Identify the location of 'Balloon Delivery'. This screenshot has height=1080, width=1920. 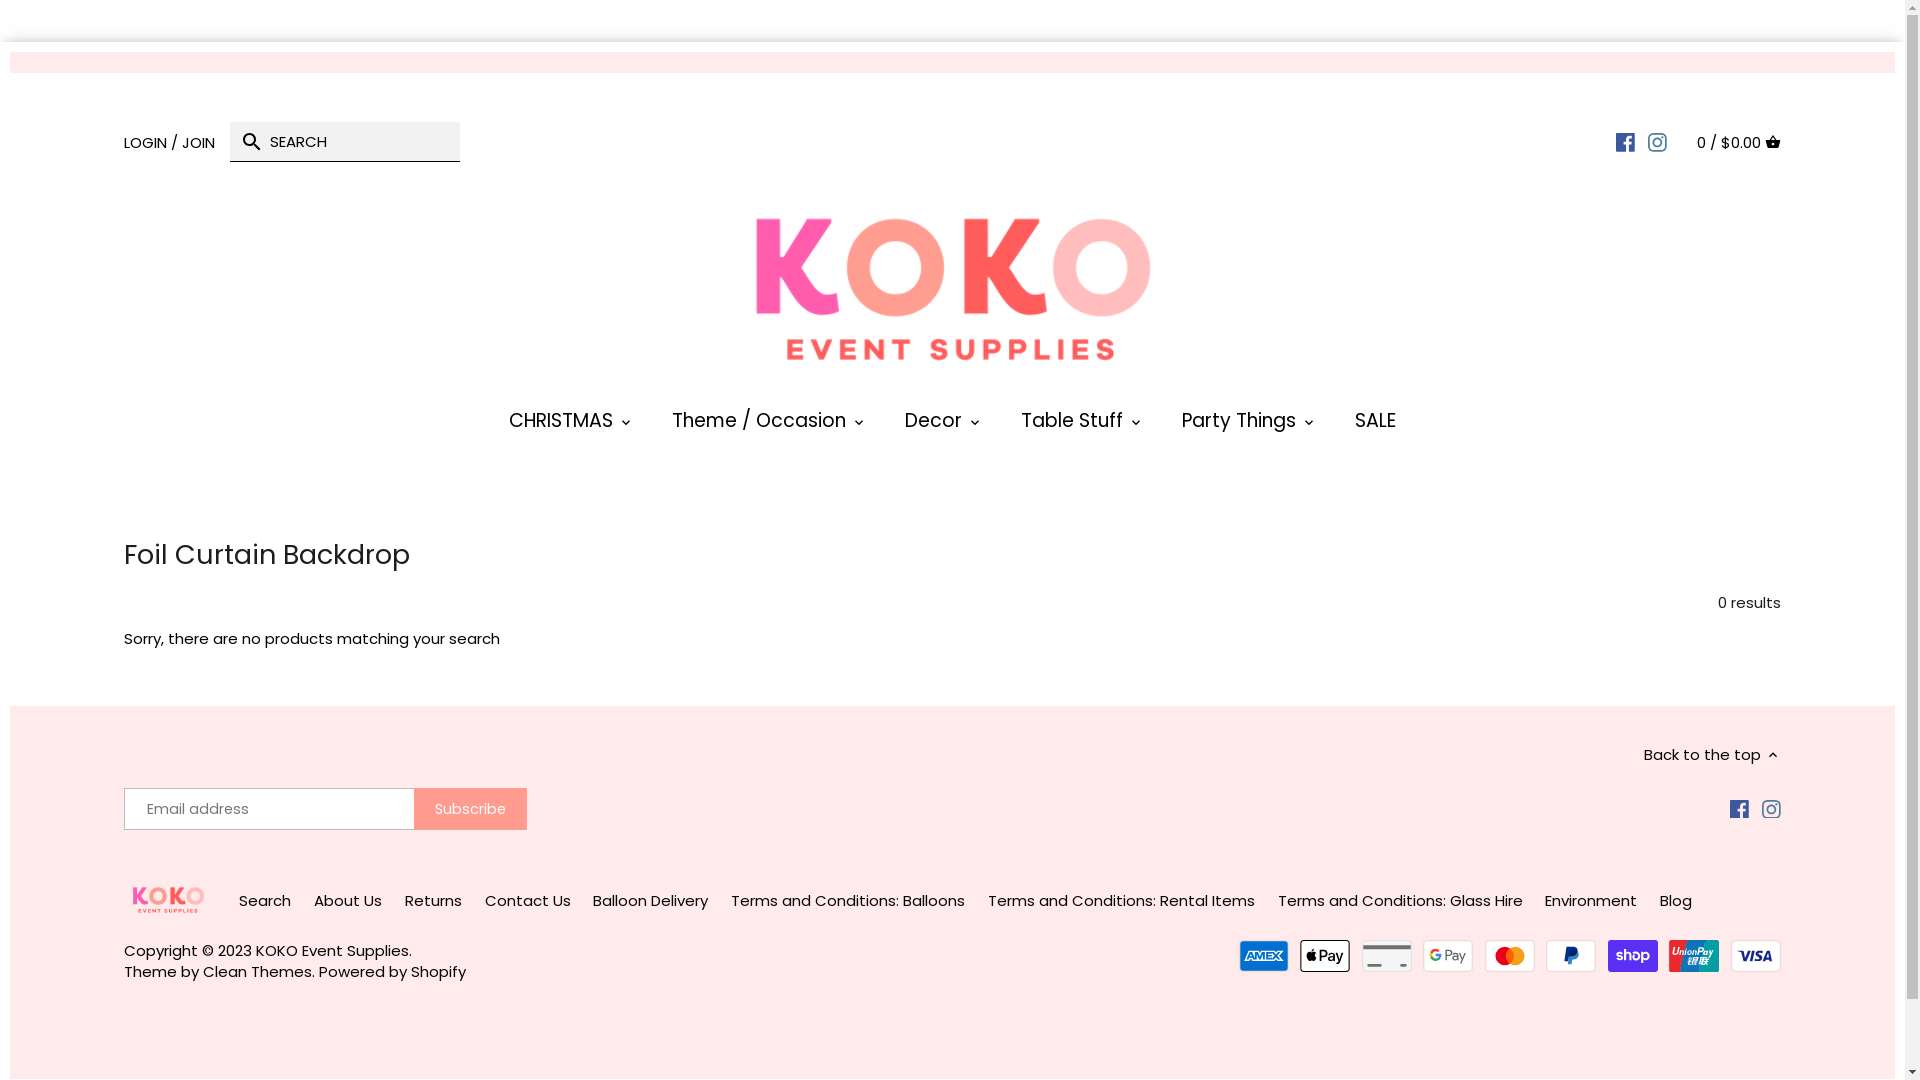
(650, 900).